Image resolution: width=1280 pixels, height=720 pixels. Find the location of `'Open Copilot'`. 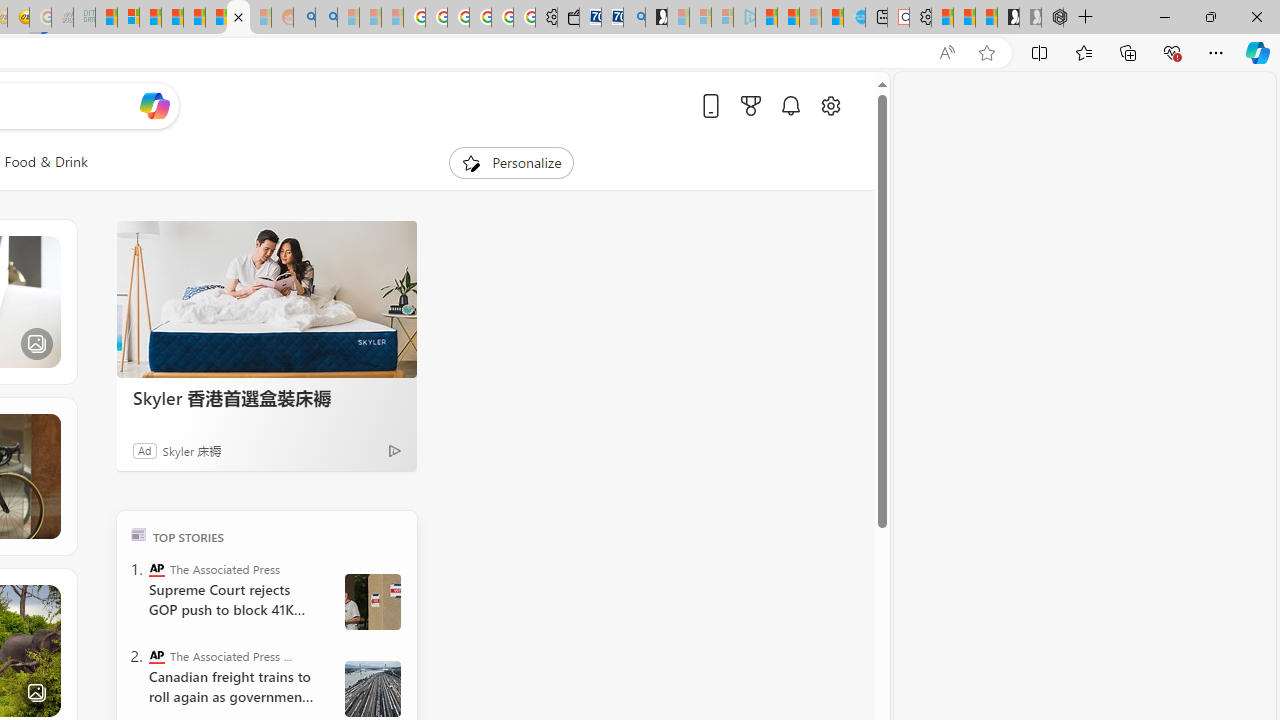

'Open Copilot' is located at coordinates (154, 105).